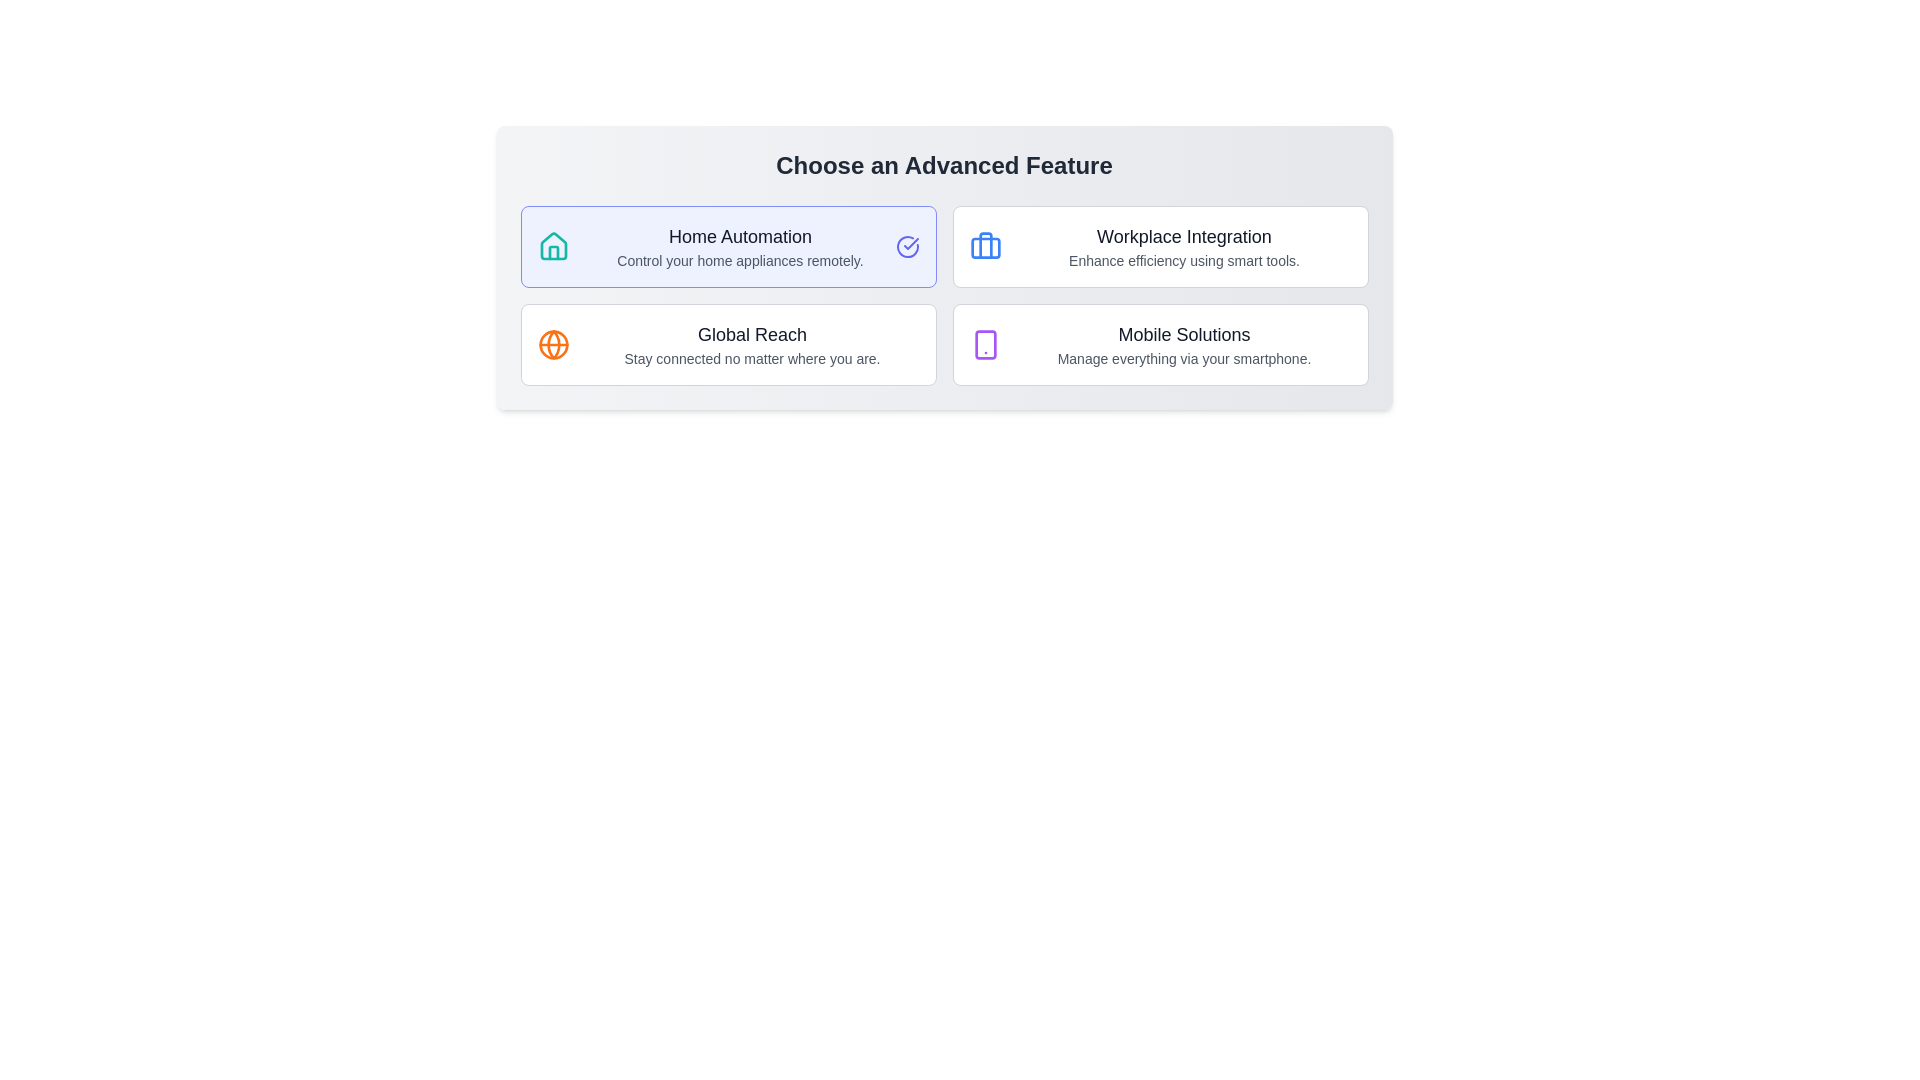 Image resolution: width=1920 pixels, height=1080 pixels. What do you see at coordinates (751, 357) in the screenshot?
I see `the descriptive text element supporting the 'Global Reach' feature, which is positioned directly below the heading 'Global Reach'` at bounding box center [751, 357].